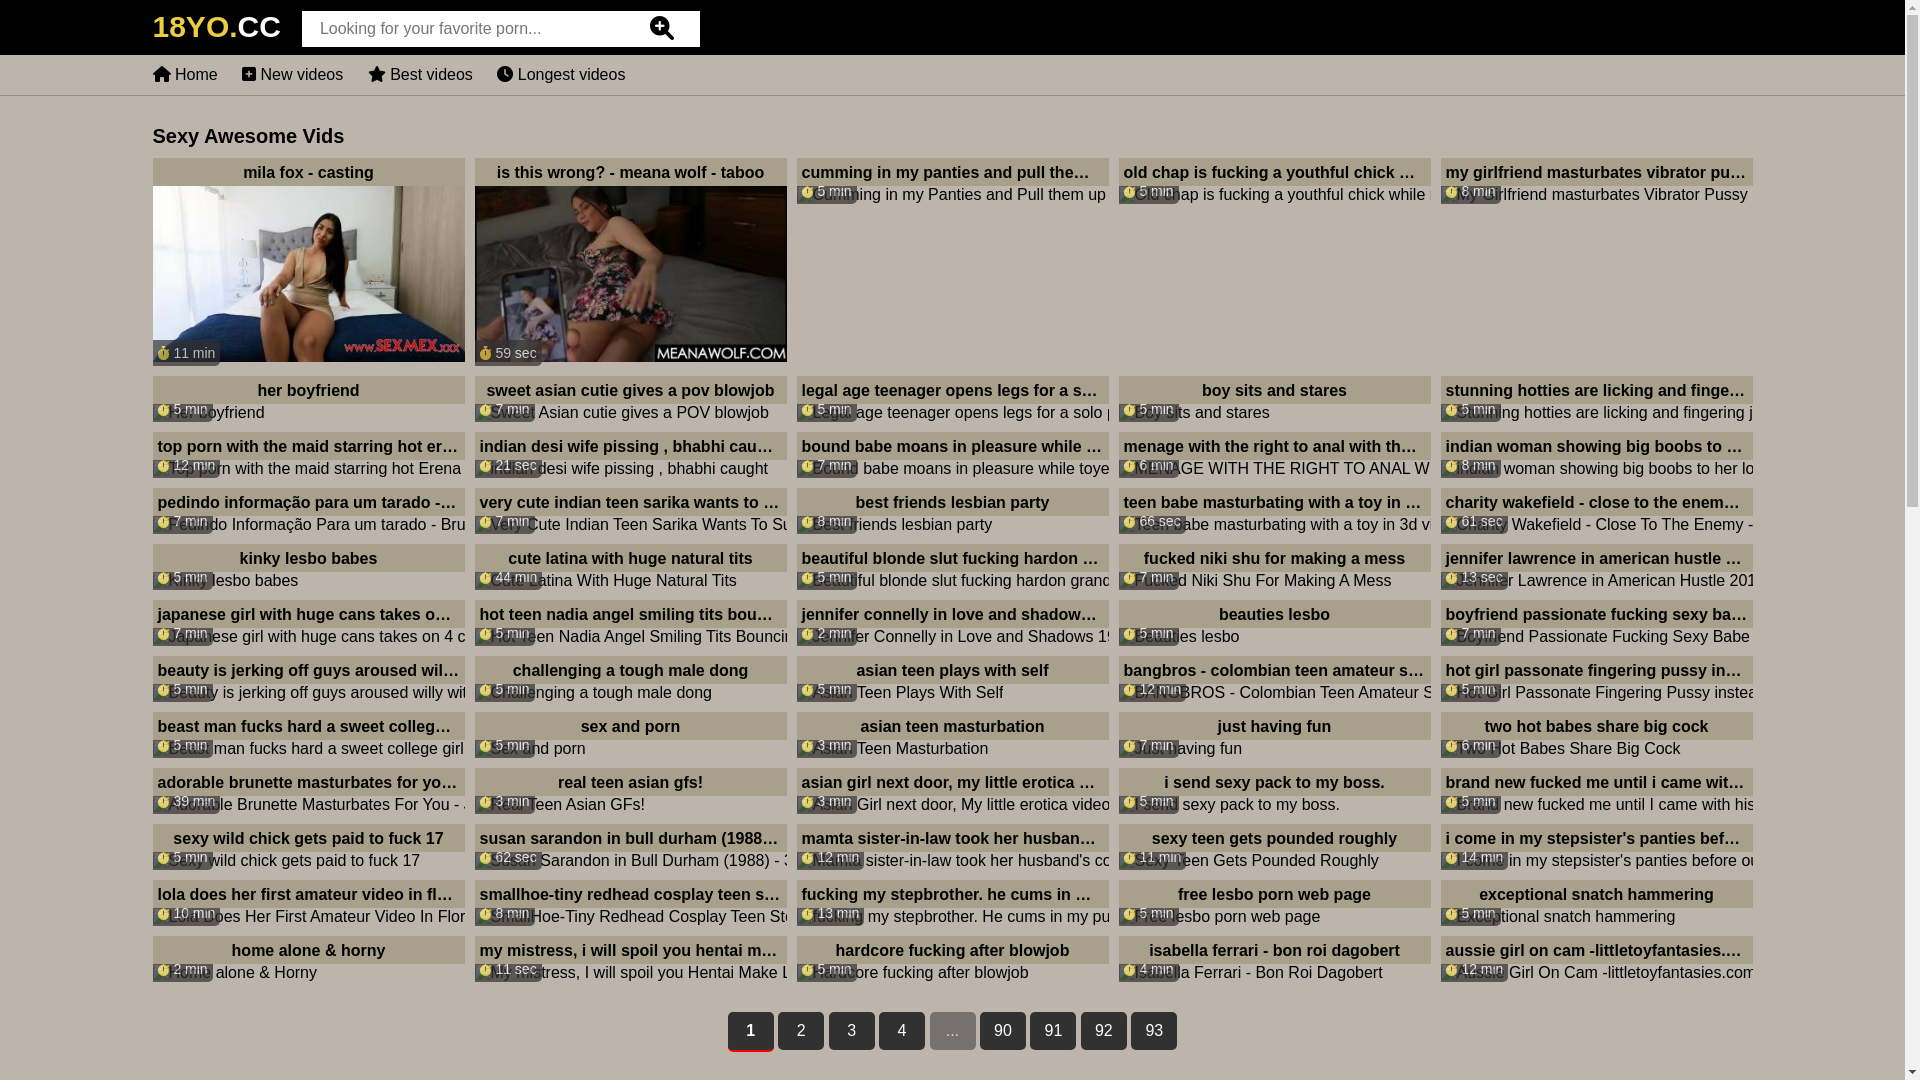  Describe the element at coordinates (628, 398) in the screenshot. I see `'7 min` at that location.